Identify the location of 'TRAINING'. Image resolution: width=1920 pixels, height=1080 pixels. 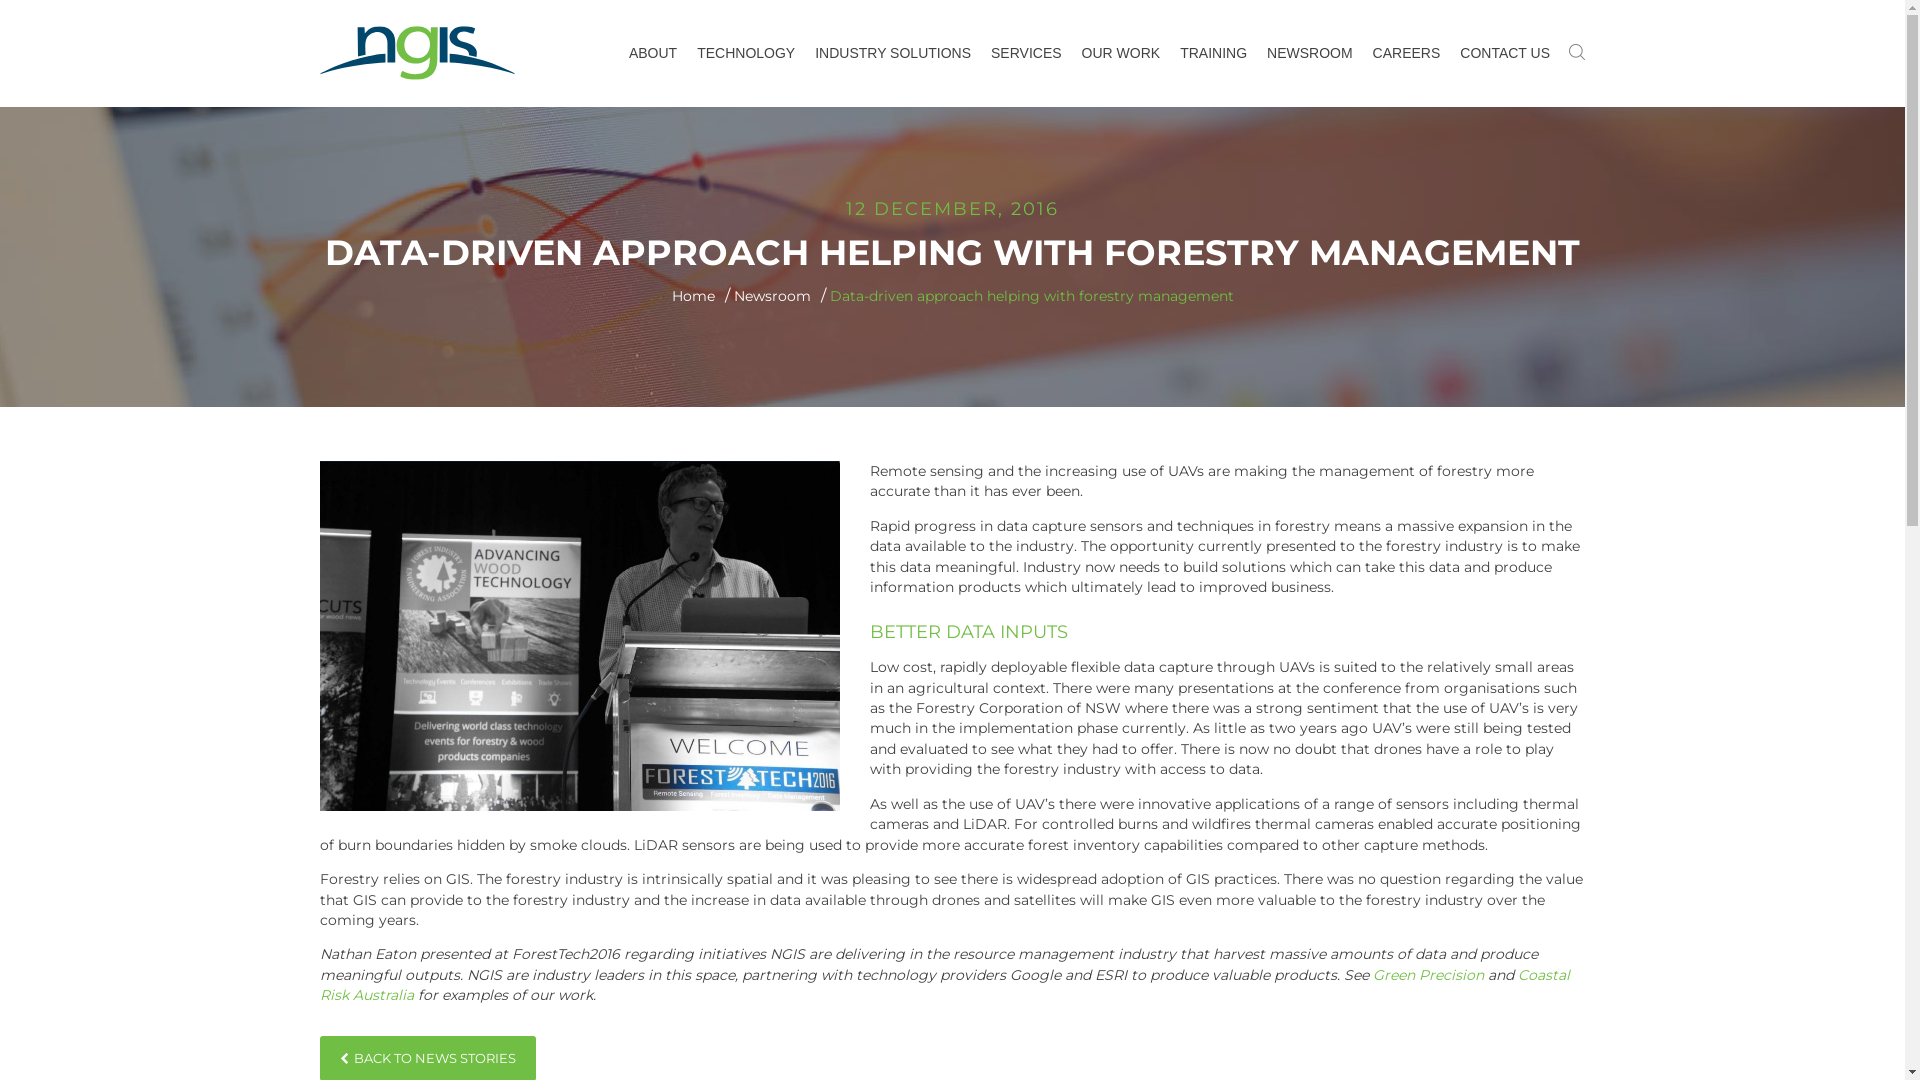
(1212, 52).